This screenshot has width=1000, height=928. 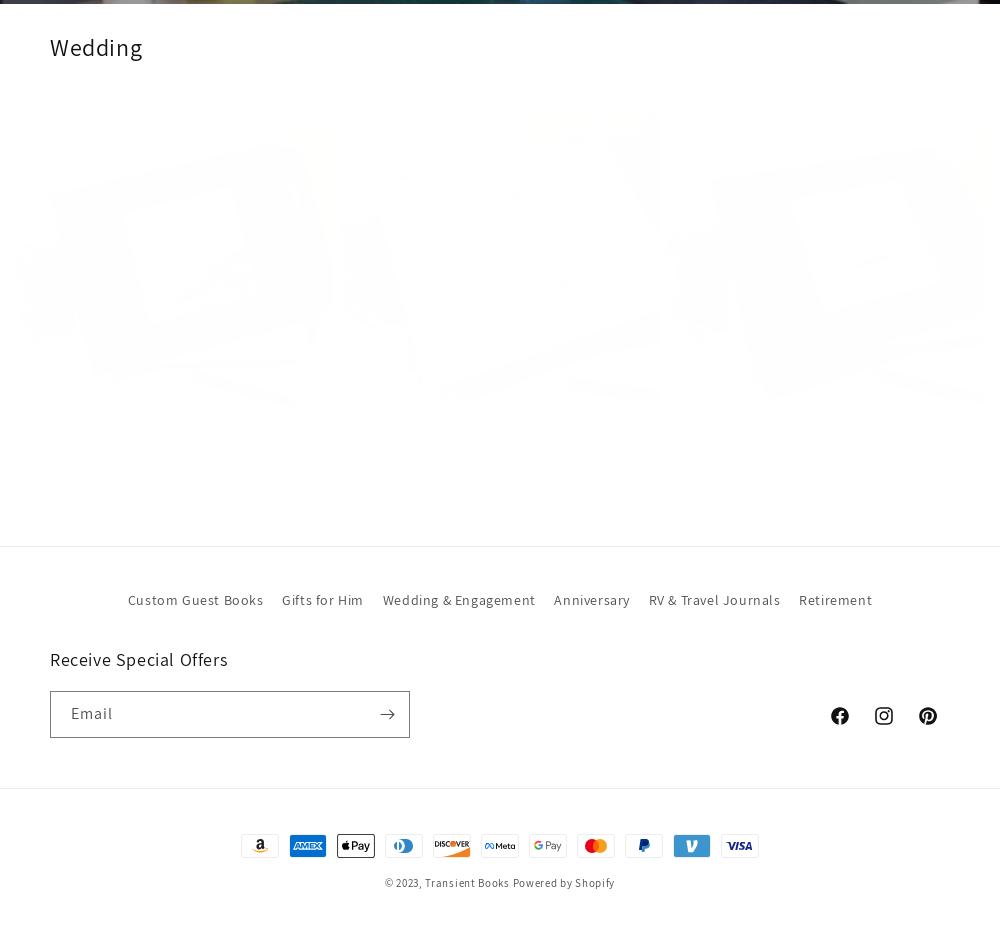 I want to click on 'Receive Special Offers', so click(x=138, y=658).